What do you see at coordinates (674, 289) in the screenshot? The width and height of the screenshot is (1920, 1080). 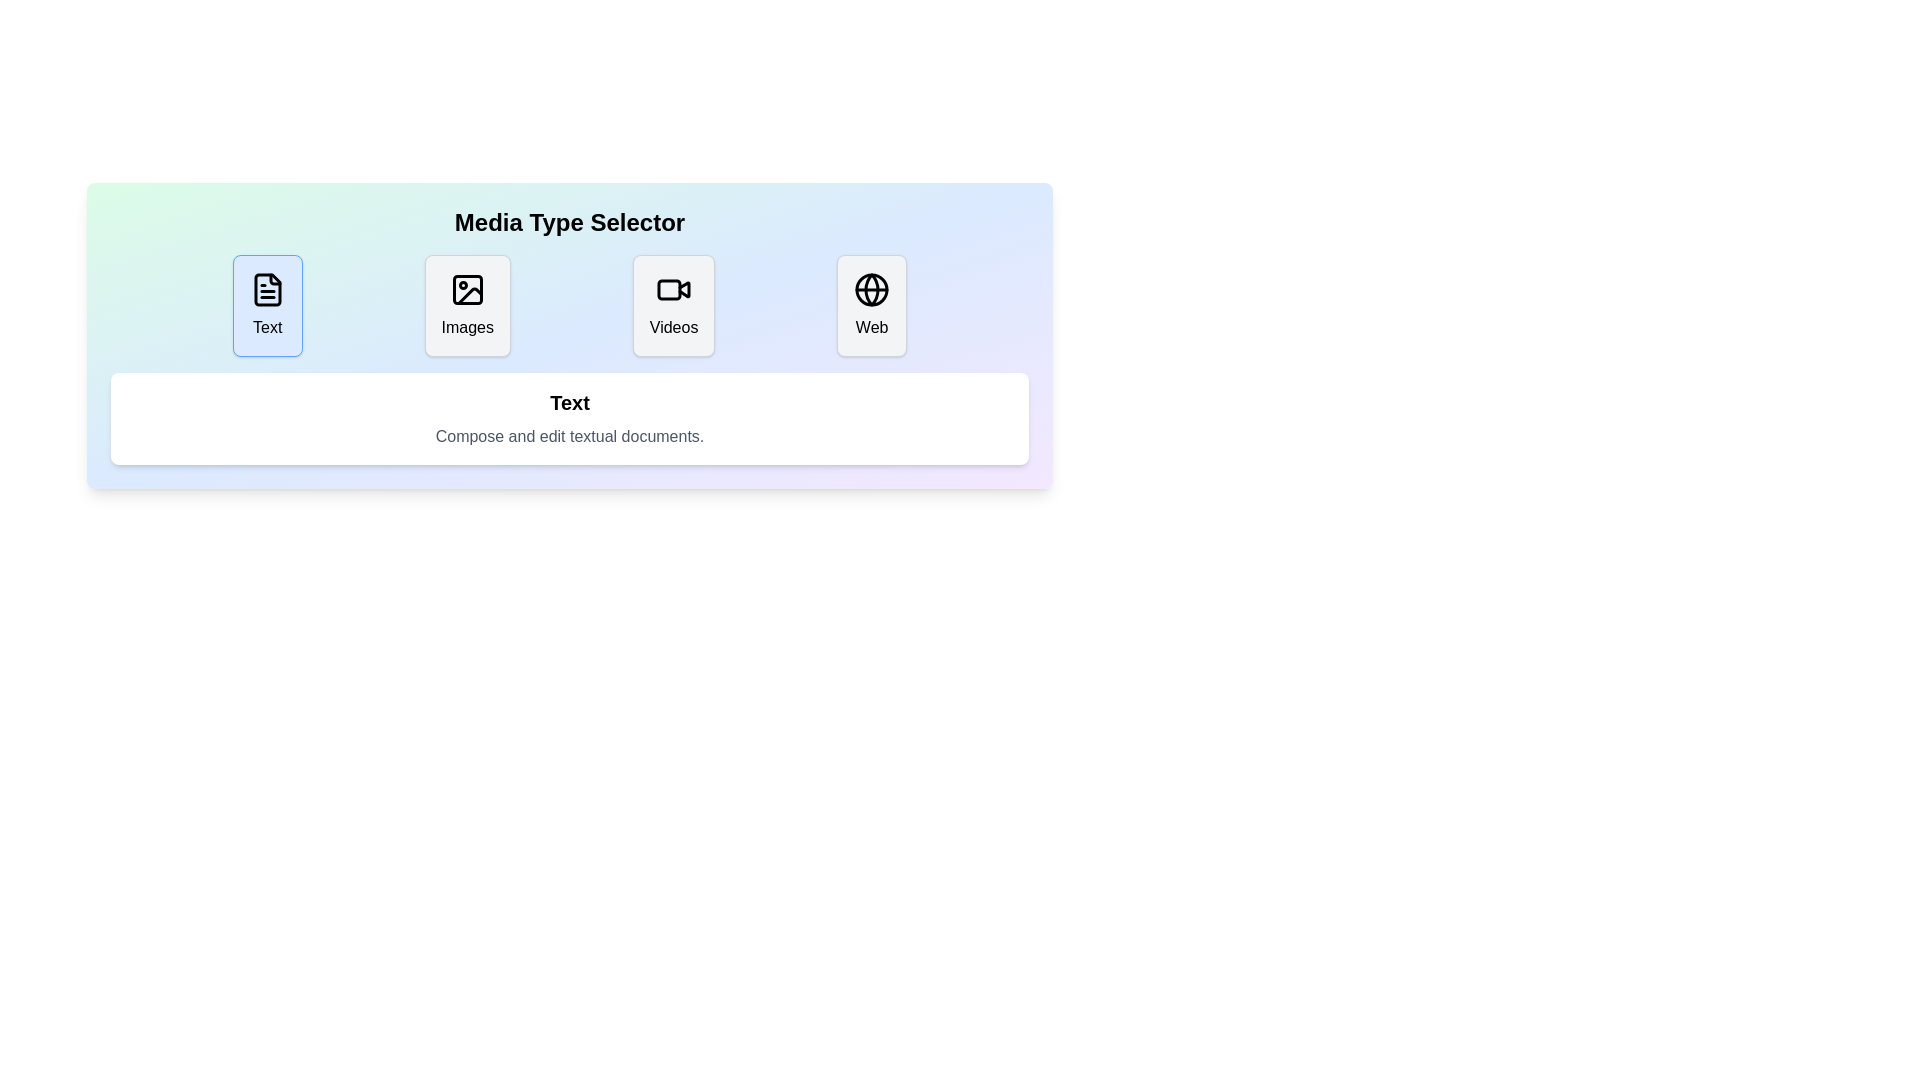 I see `the stylized video camera icon part of the 'Videos' button in the media type selector interface` at bounding box center [674, 289].